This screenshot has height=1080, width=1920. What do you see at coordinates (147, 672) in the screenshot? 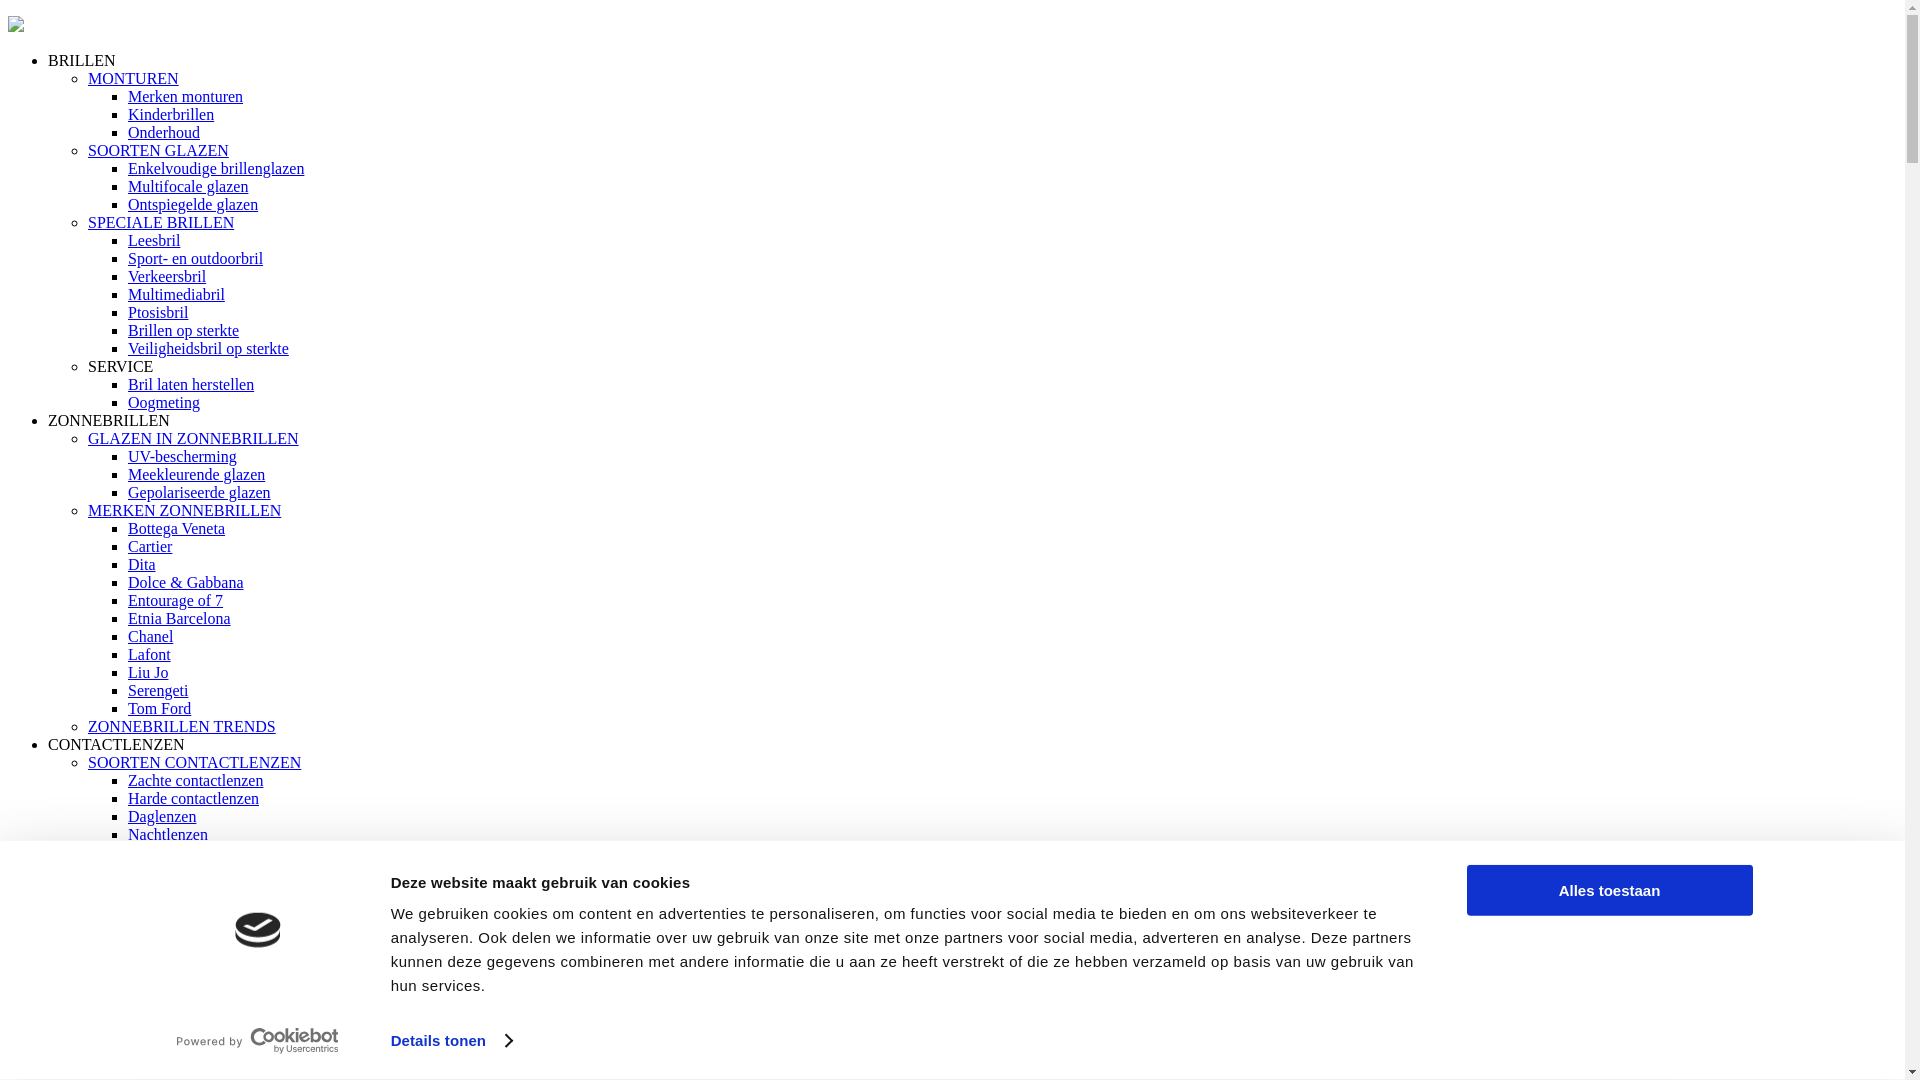
I see `'Liu Jo'` at bounding box center [147, 672].